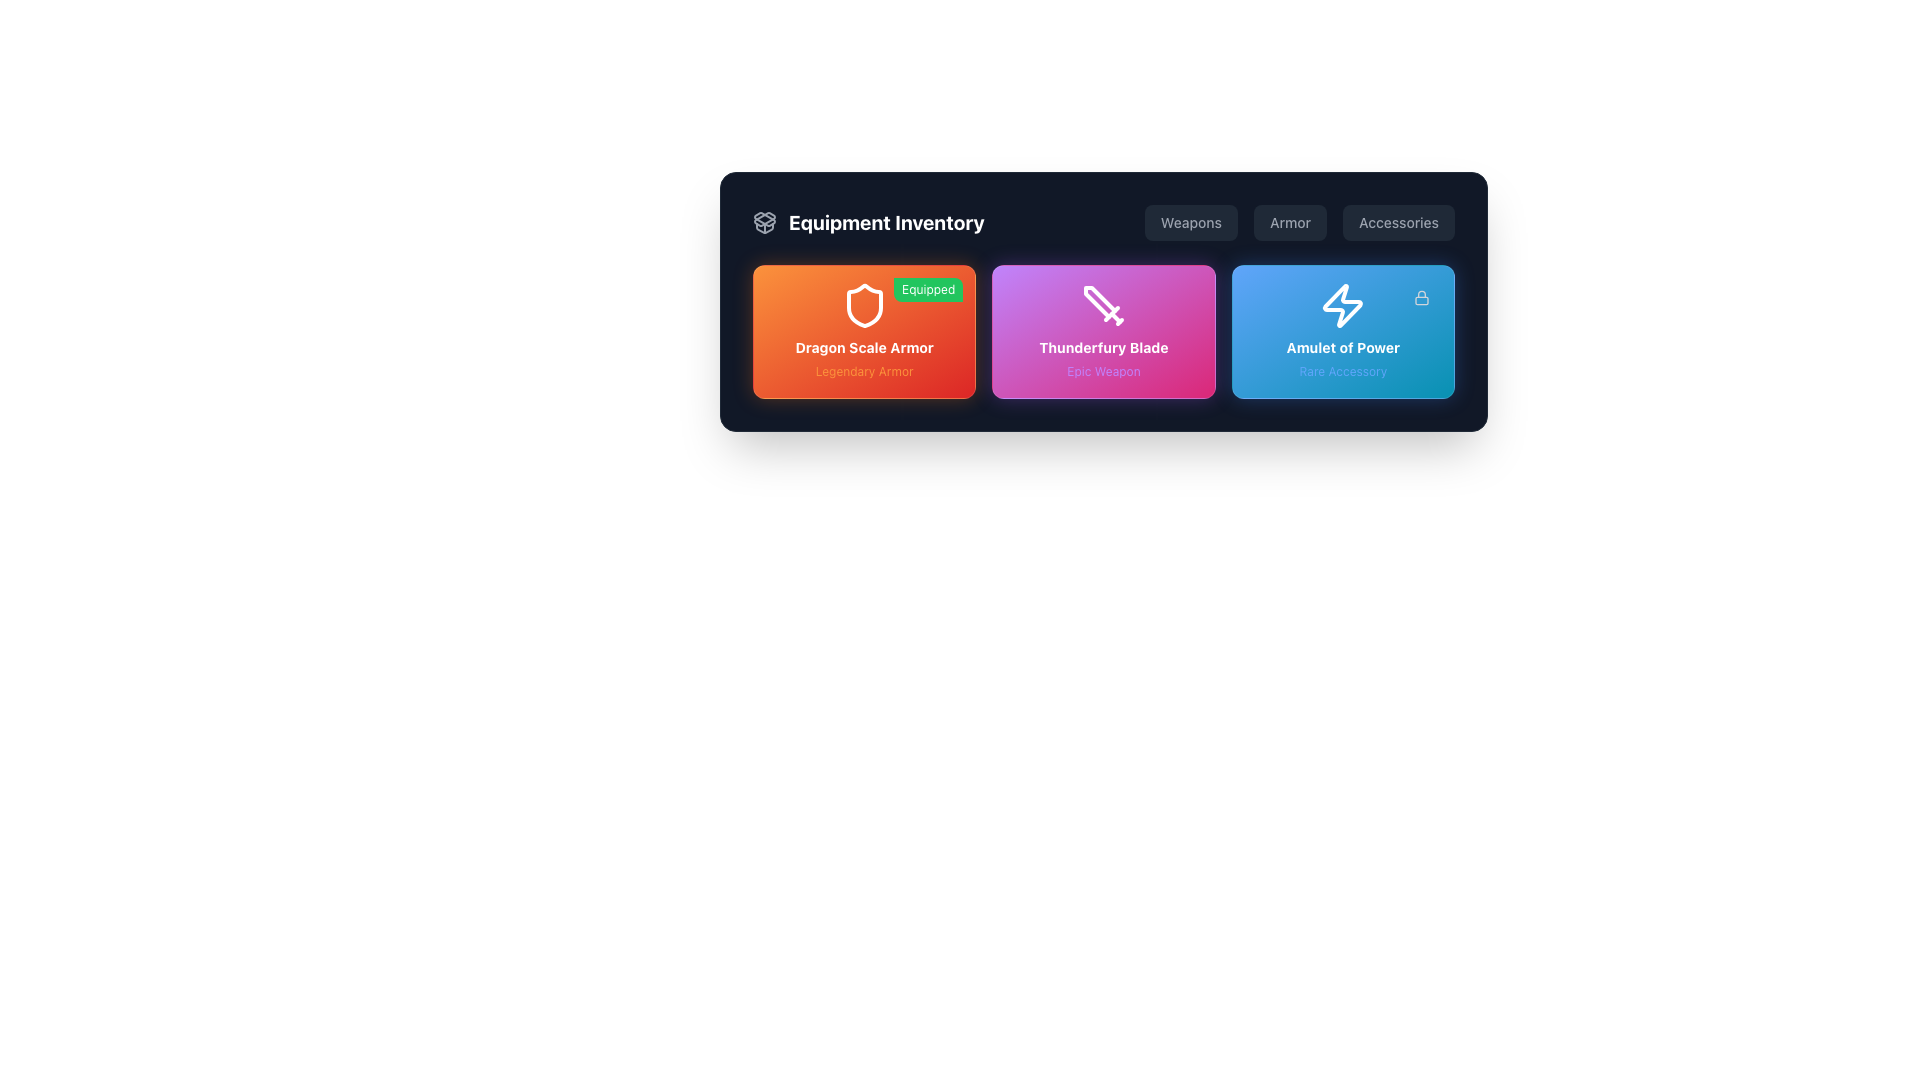 The width and height of the screenshot is (1920, 1080). What do you see at coordinates (1191, 223) in the screenshot?
I see `the 'Weapons' button, which is the first button in a row of three buttons at the upper center of the interface, intended to filter or categorize items within the inventory` at bounding box center [1191, 223].